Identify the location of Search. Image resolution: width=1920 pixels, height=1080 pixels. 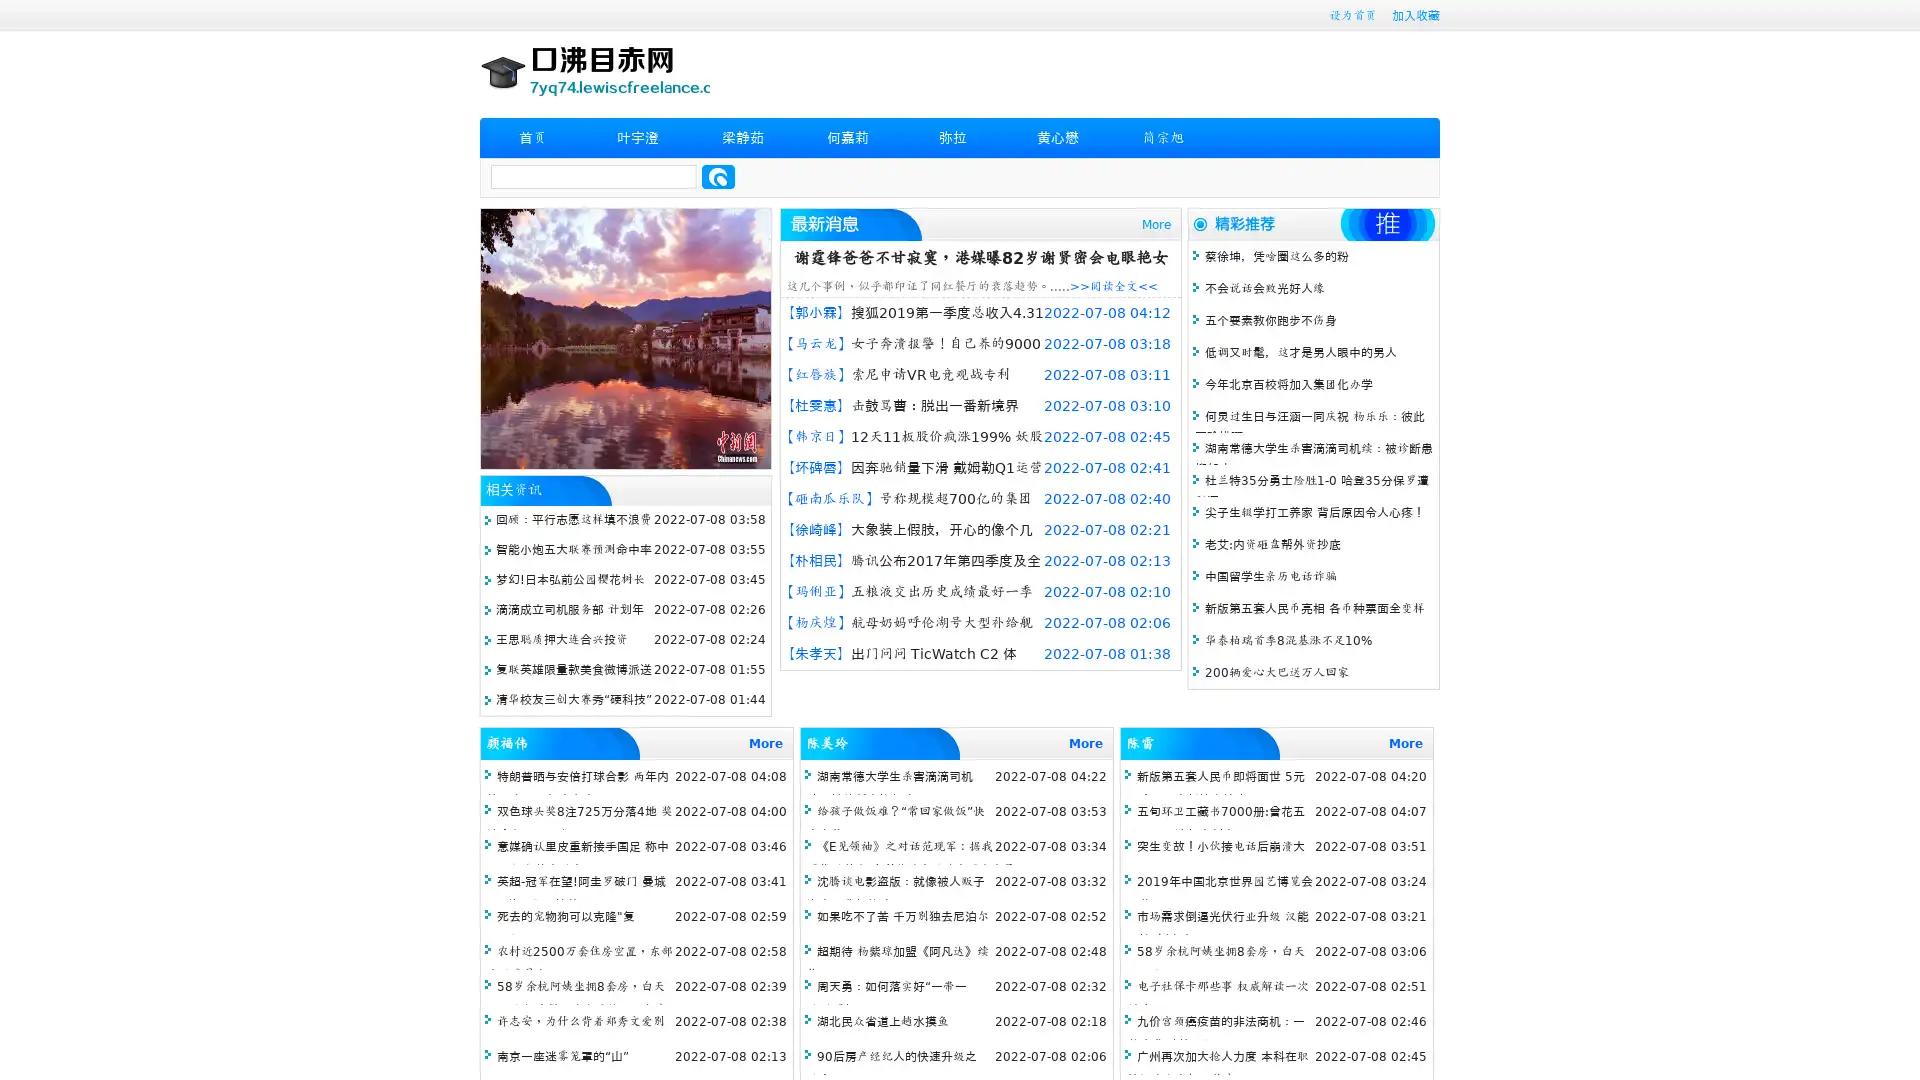
(718, 176).